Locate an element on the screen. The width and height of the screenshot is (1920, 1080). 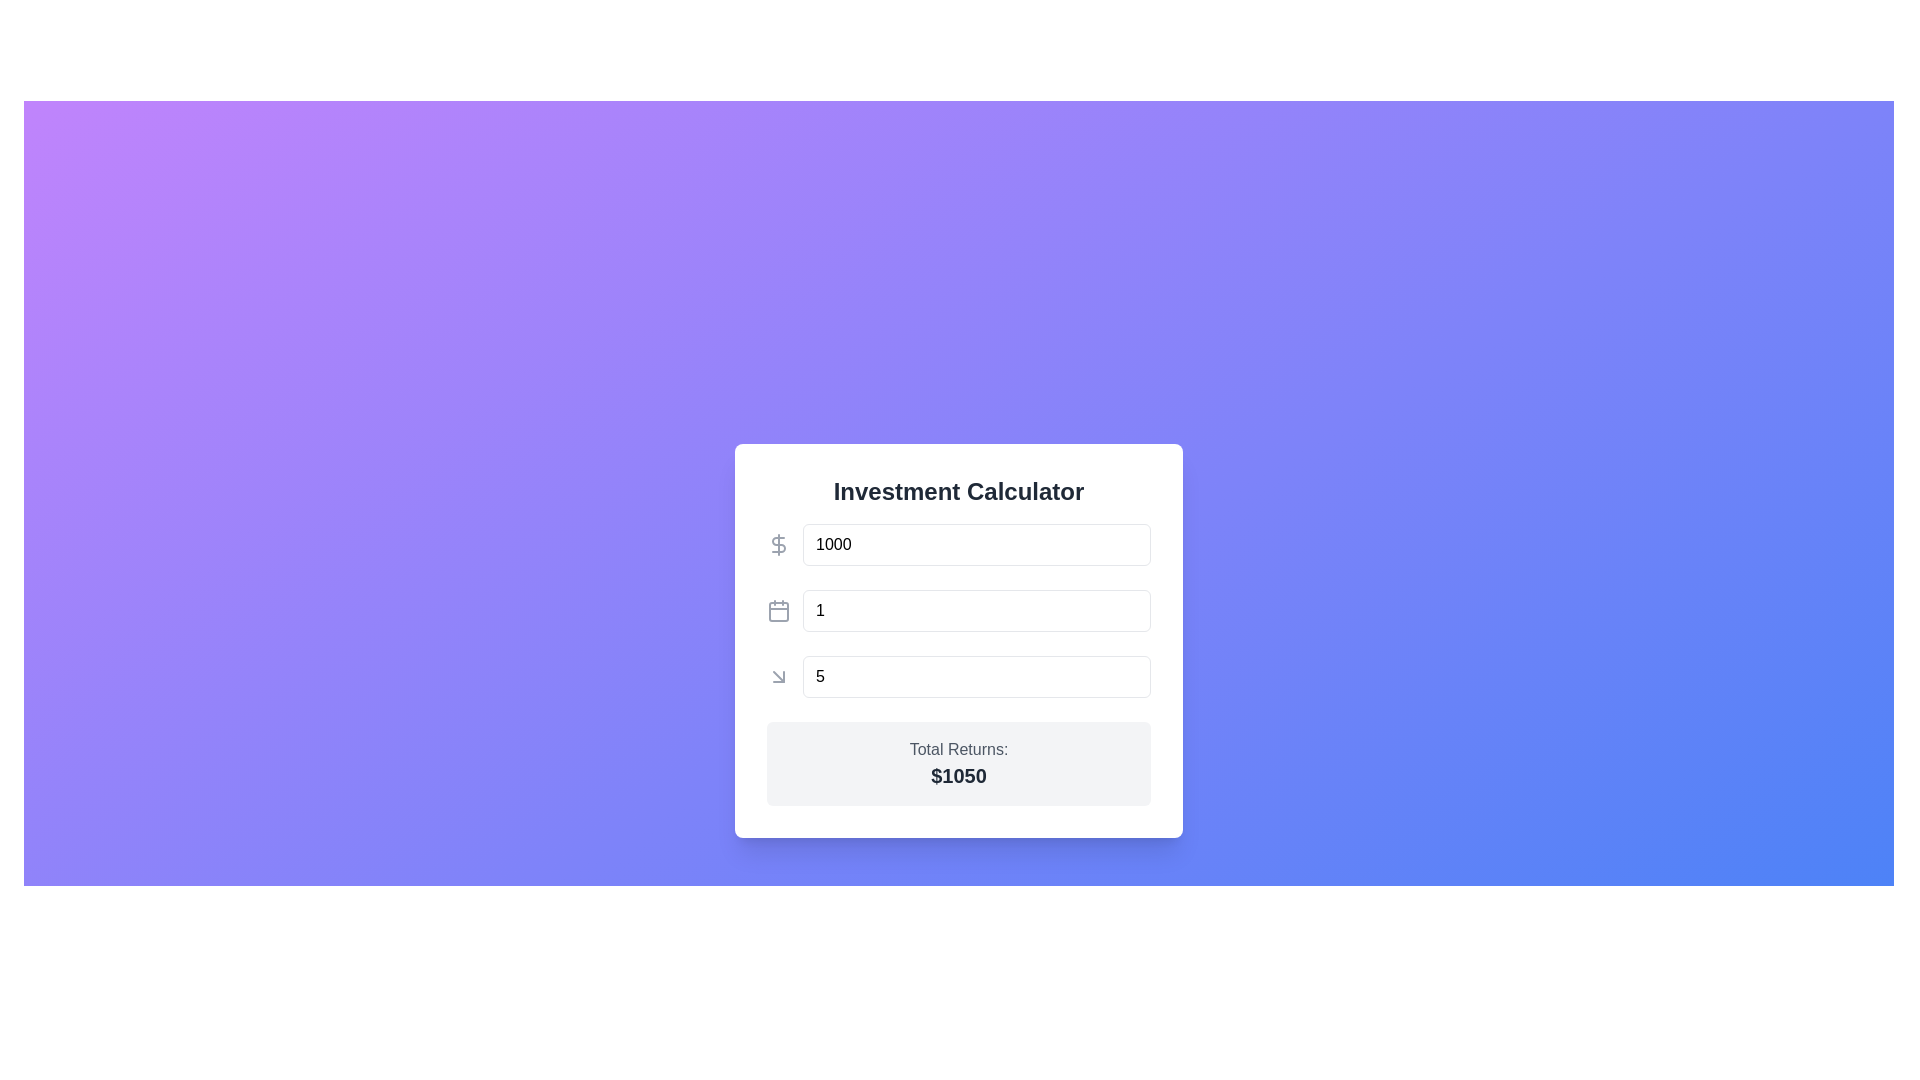
the non-interactive text label element that displays 'Total Returns:' within a light-gray rectangular card is located at coordinates (958, 749).